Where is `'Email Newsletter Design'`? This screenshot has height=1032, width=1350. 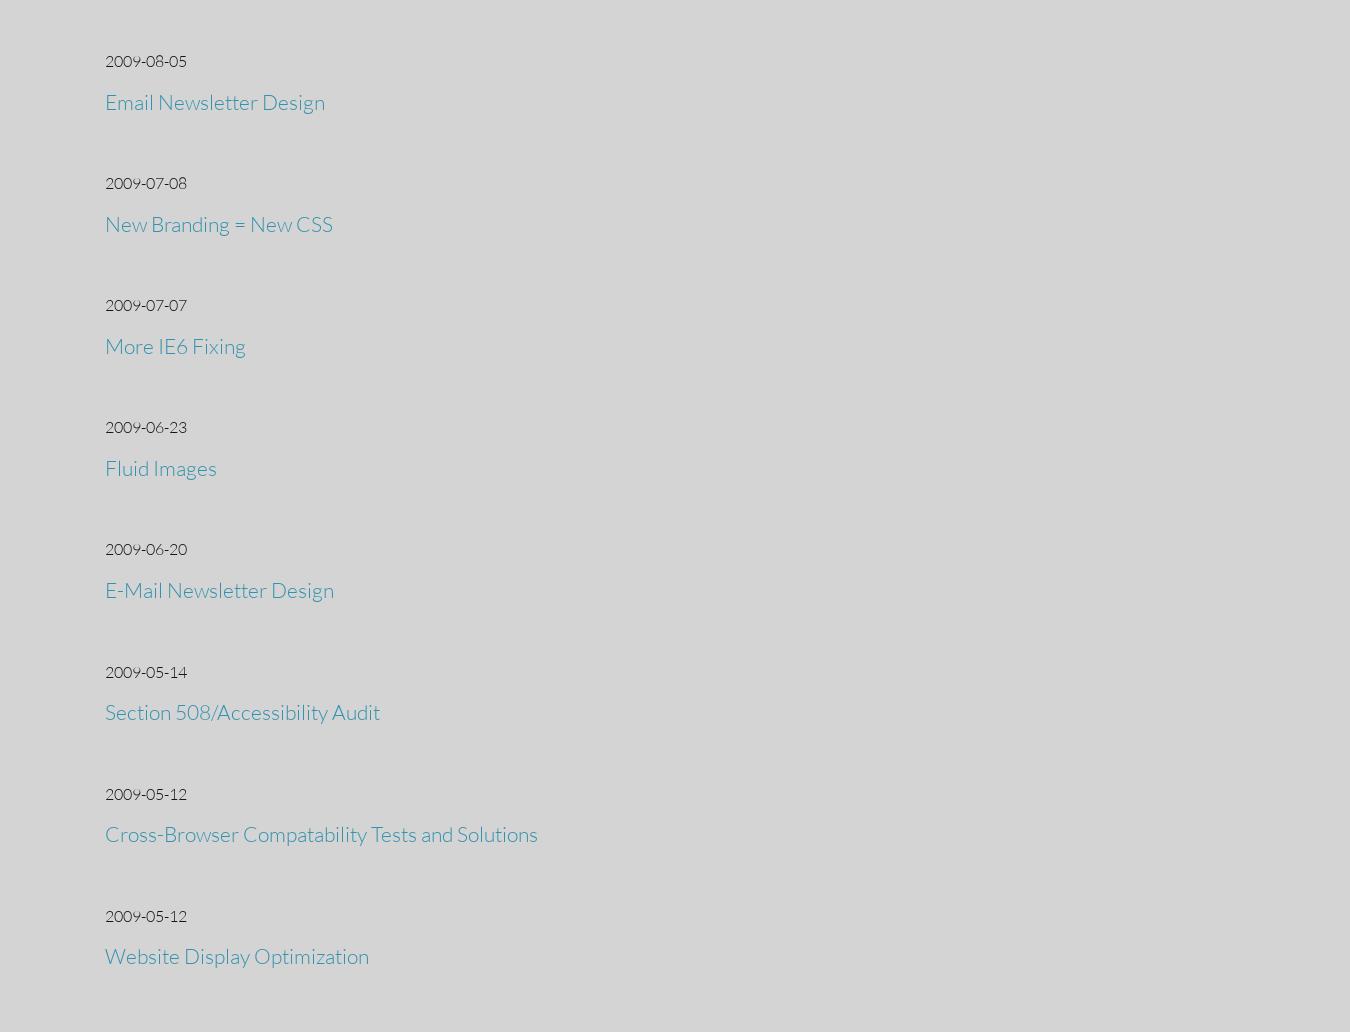
'Email Newsletter Design' is located at coordinates (215, 101).